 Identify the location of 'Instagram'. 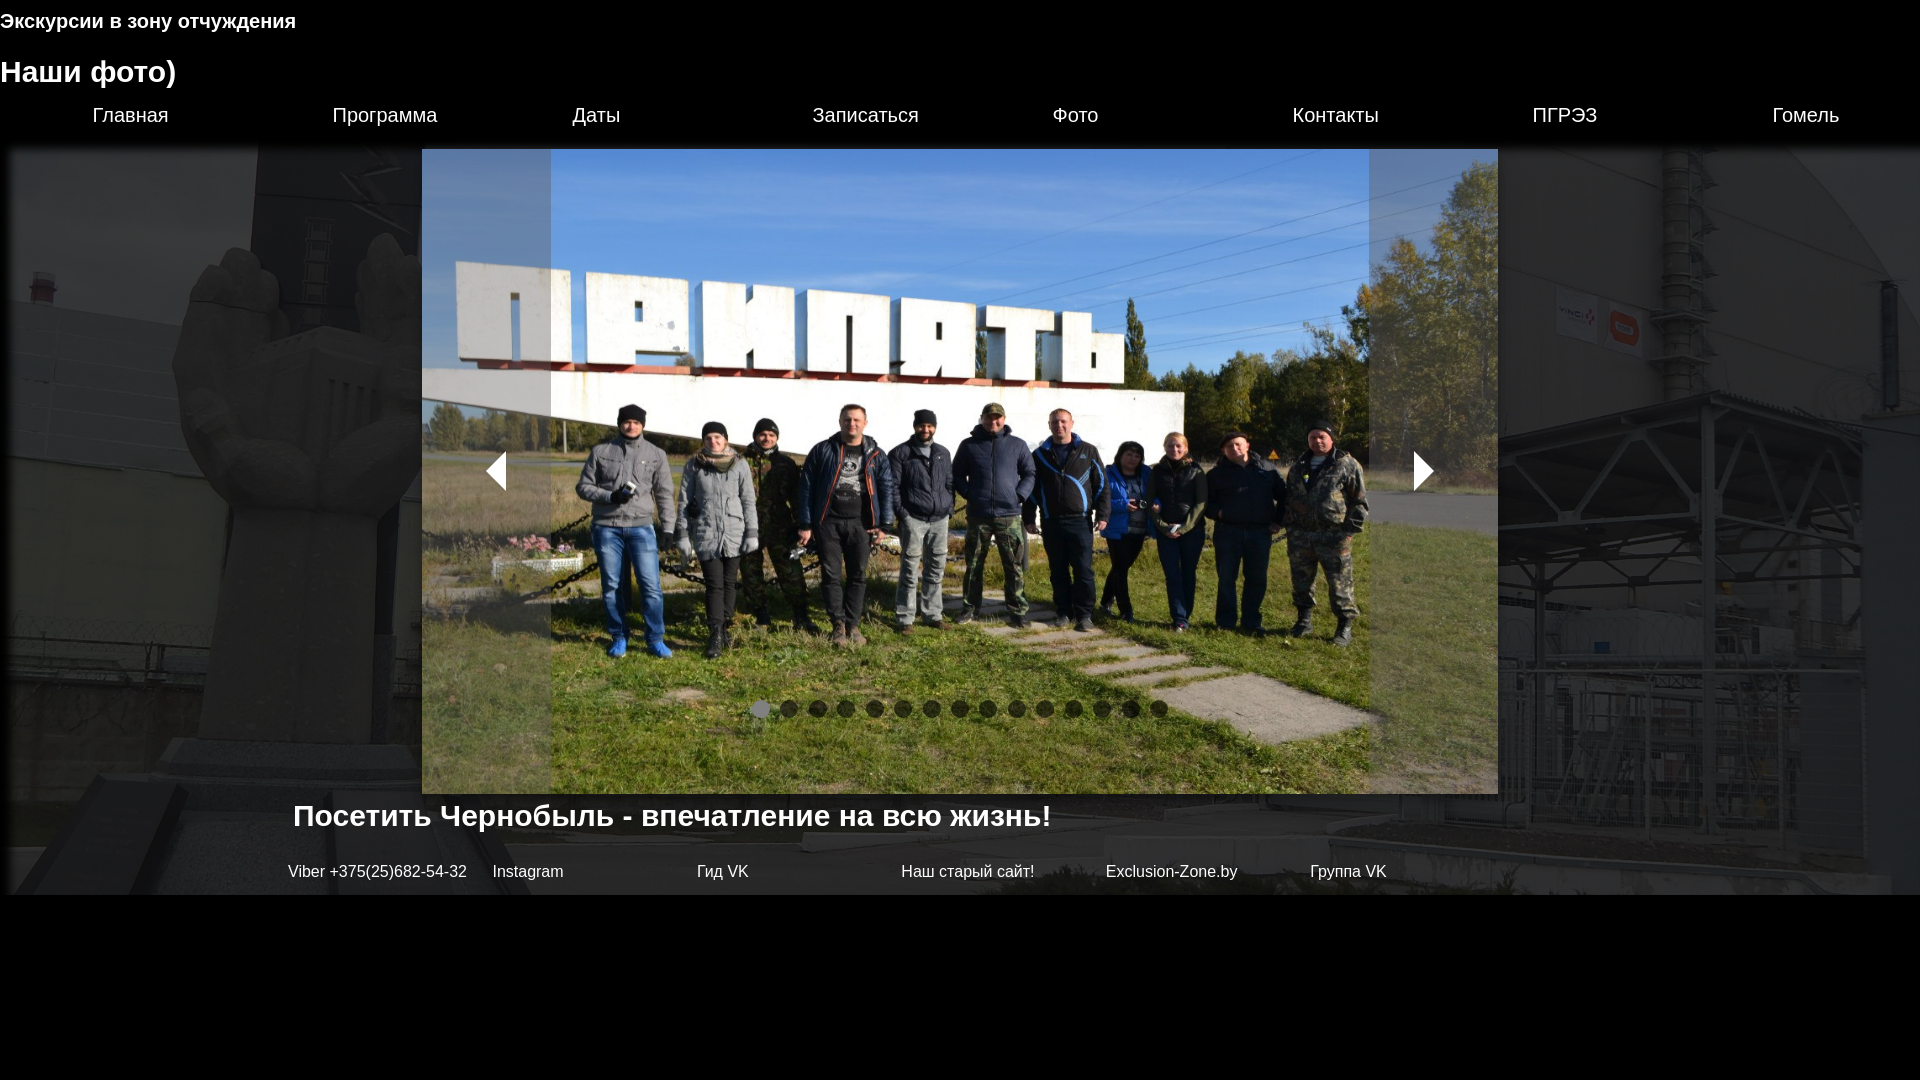
(527, 870).